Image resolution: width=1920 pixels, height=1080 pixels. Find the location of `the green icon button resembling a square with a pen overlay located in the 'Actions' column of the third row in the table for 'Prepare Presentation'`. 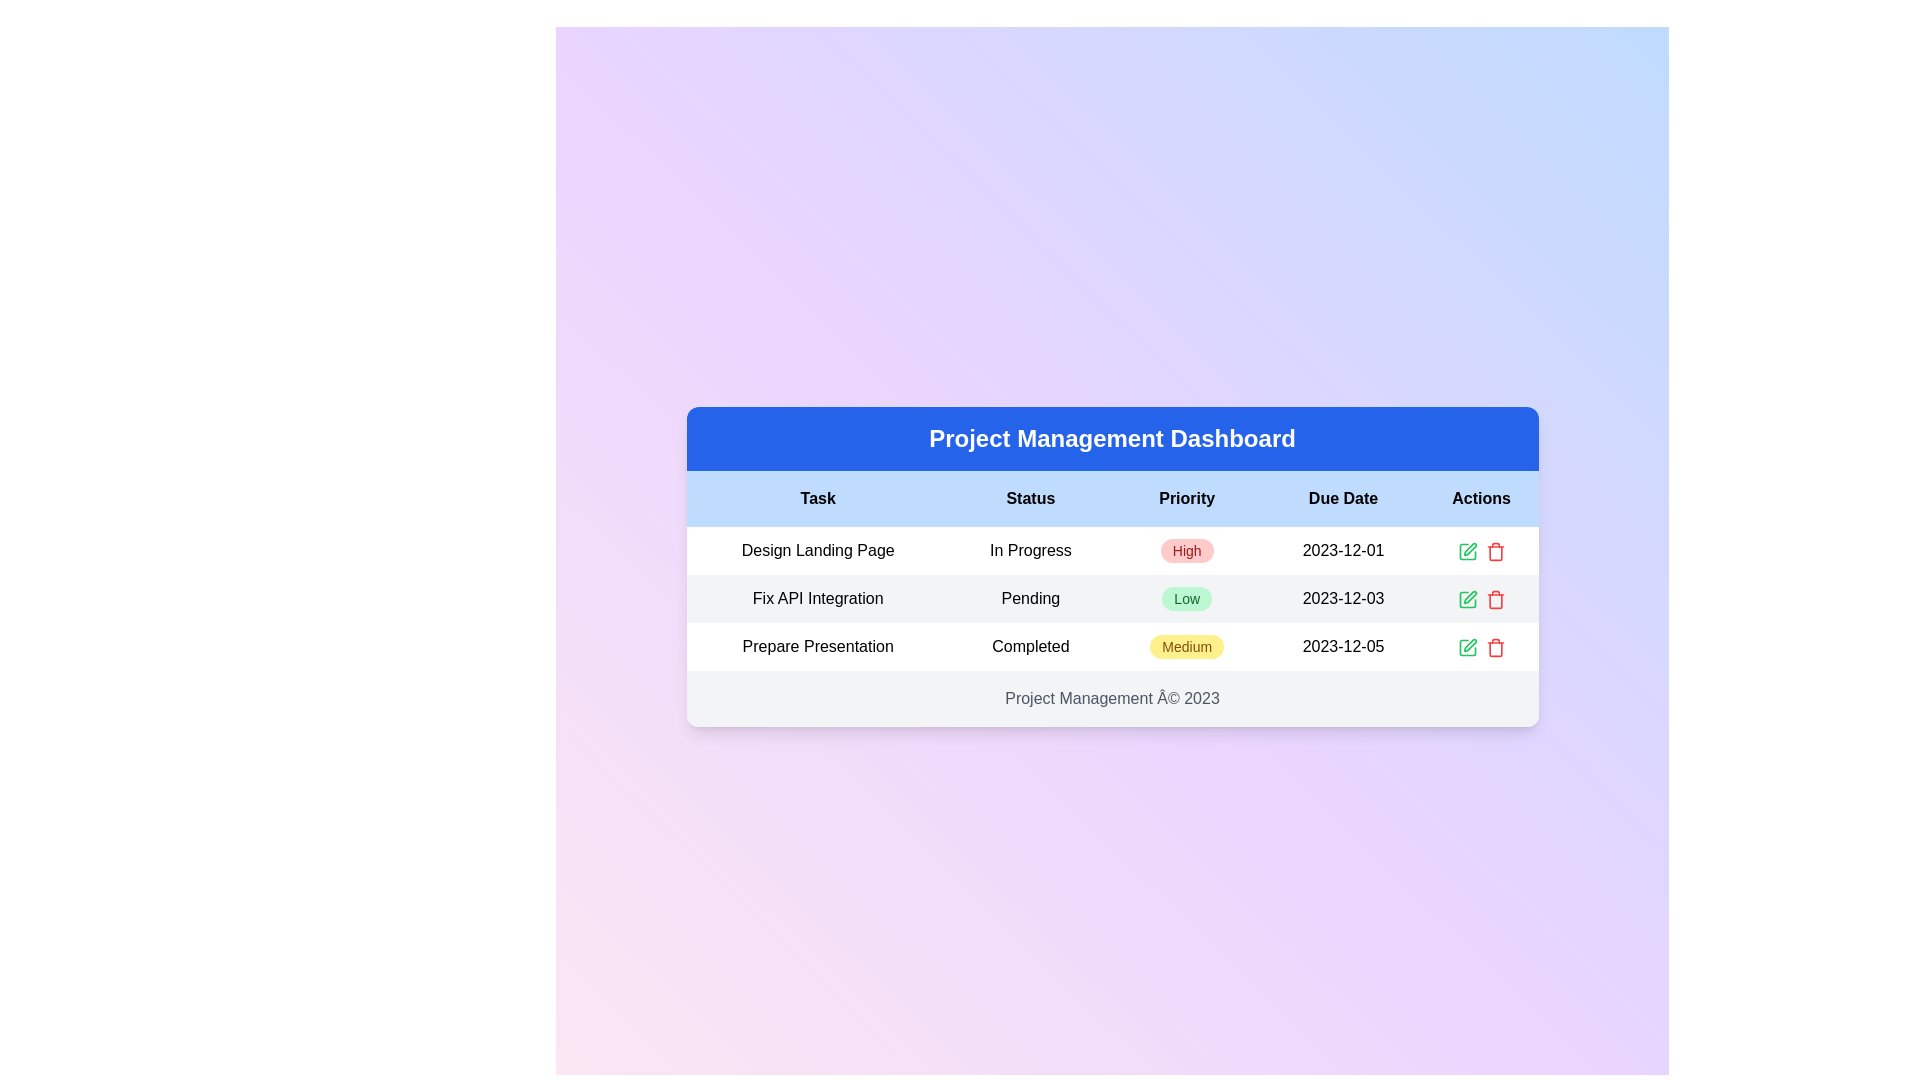

the green icon button resembling a square with a pen overlay located in the 'Actions' column of the third row in the table for 'Prepare Presentation' is located at coordinates (1467, 647).